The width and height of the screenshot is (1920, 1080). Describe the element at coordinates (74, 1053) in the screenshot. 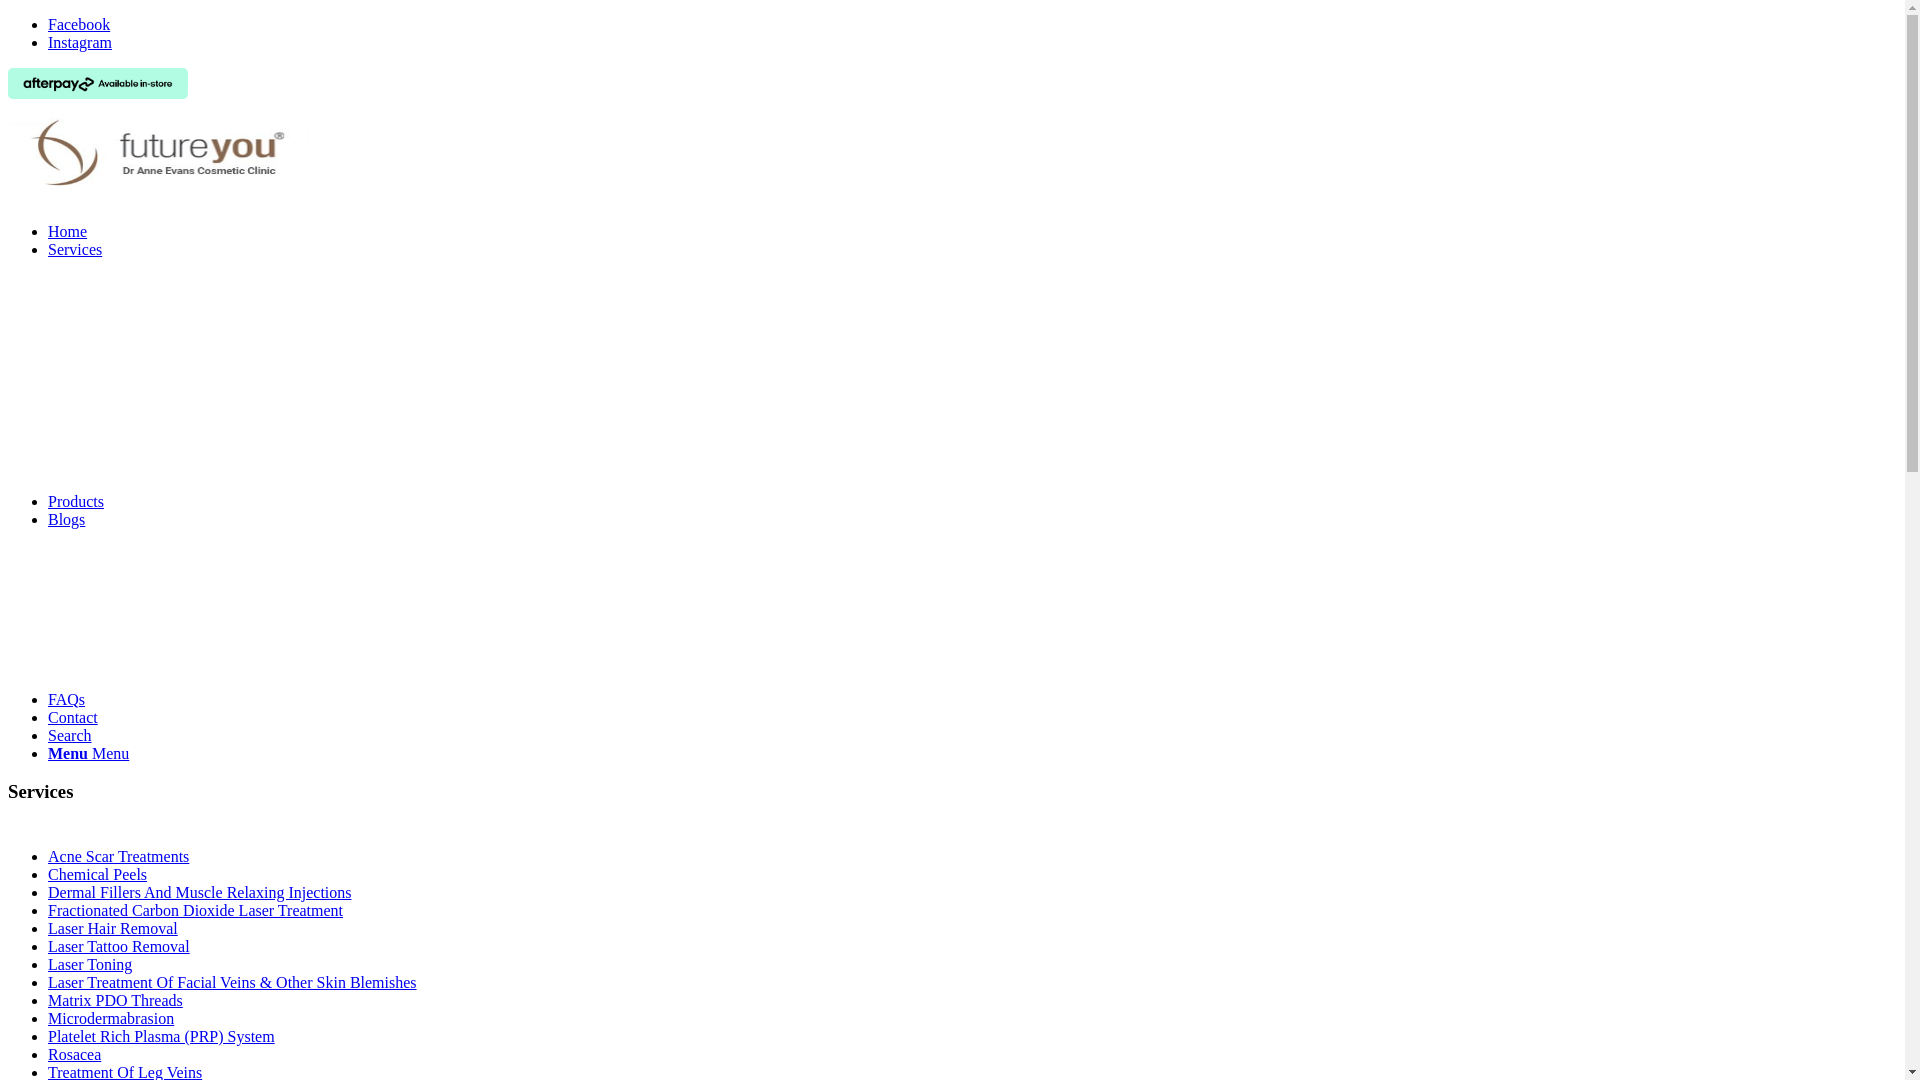

I see `'Rosacea'` at that location.